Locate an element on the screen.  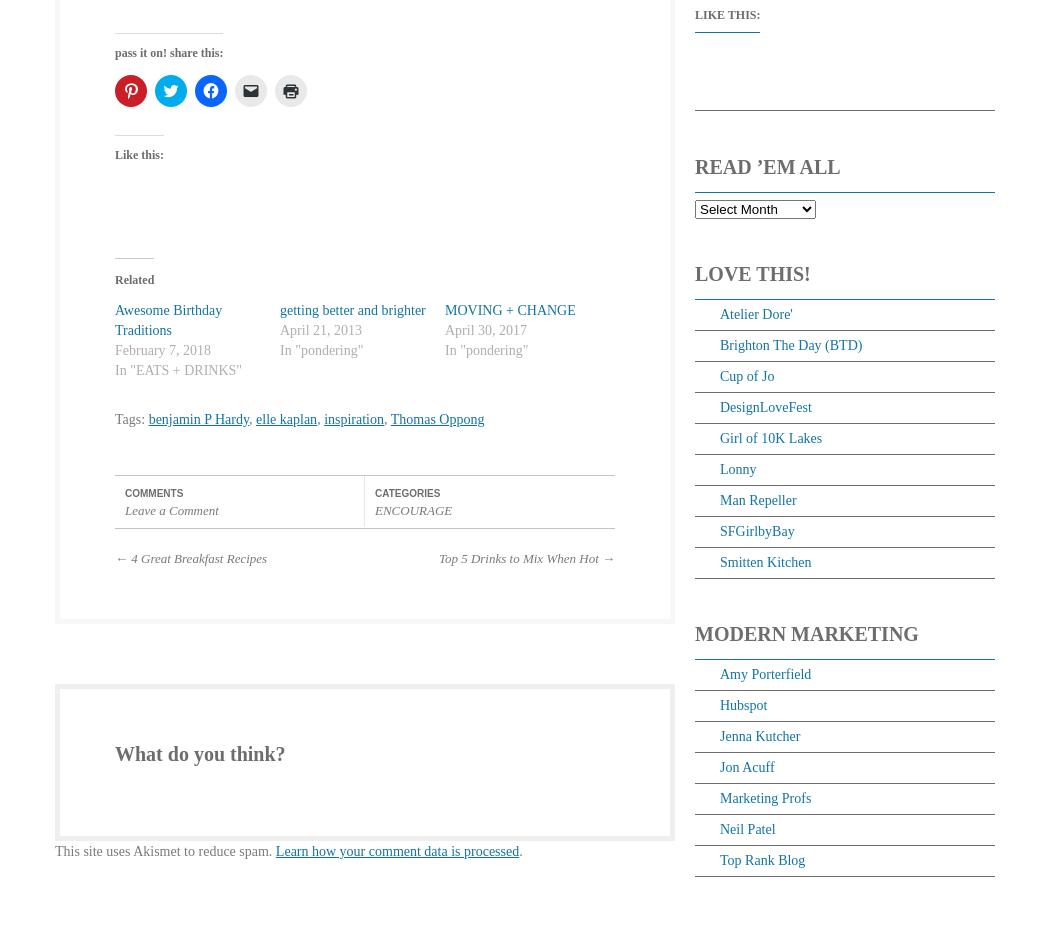
'elle kaplan' is located at coordinates (255, 417).